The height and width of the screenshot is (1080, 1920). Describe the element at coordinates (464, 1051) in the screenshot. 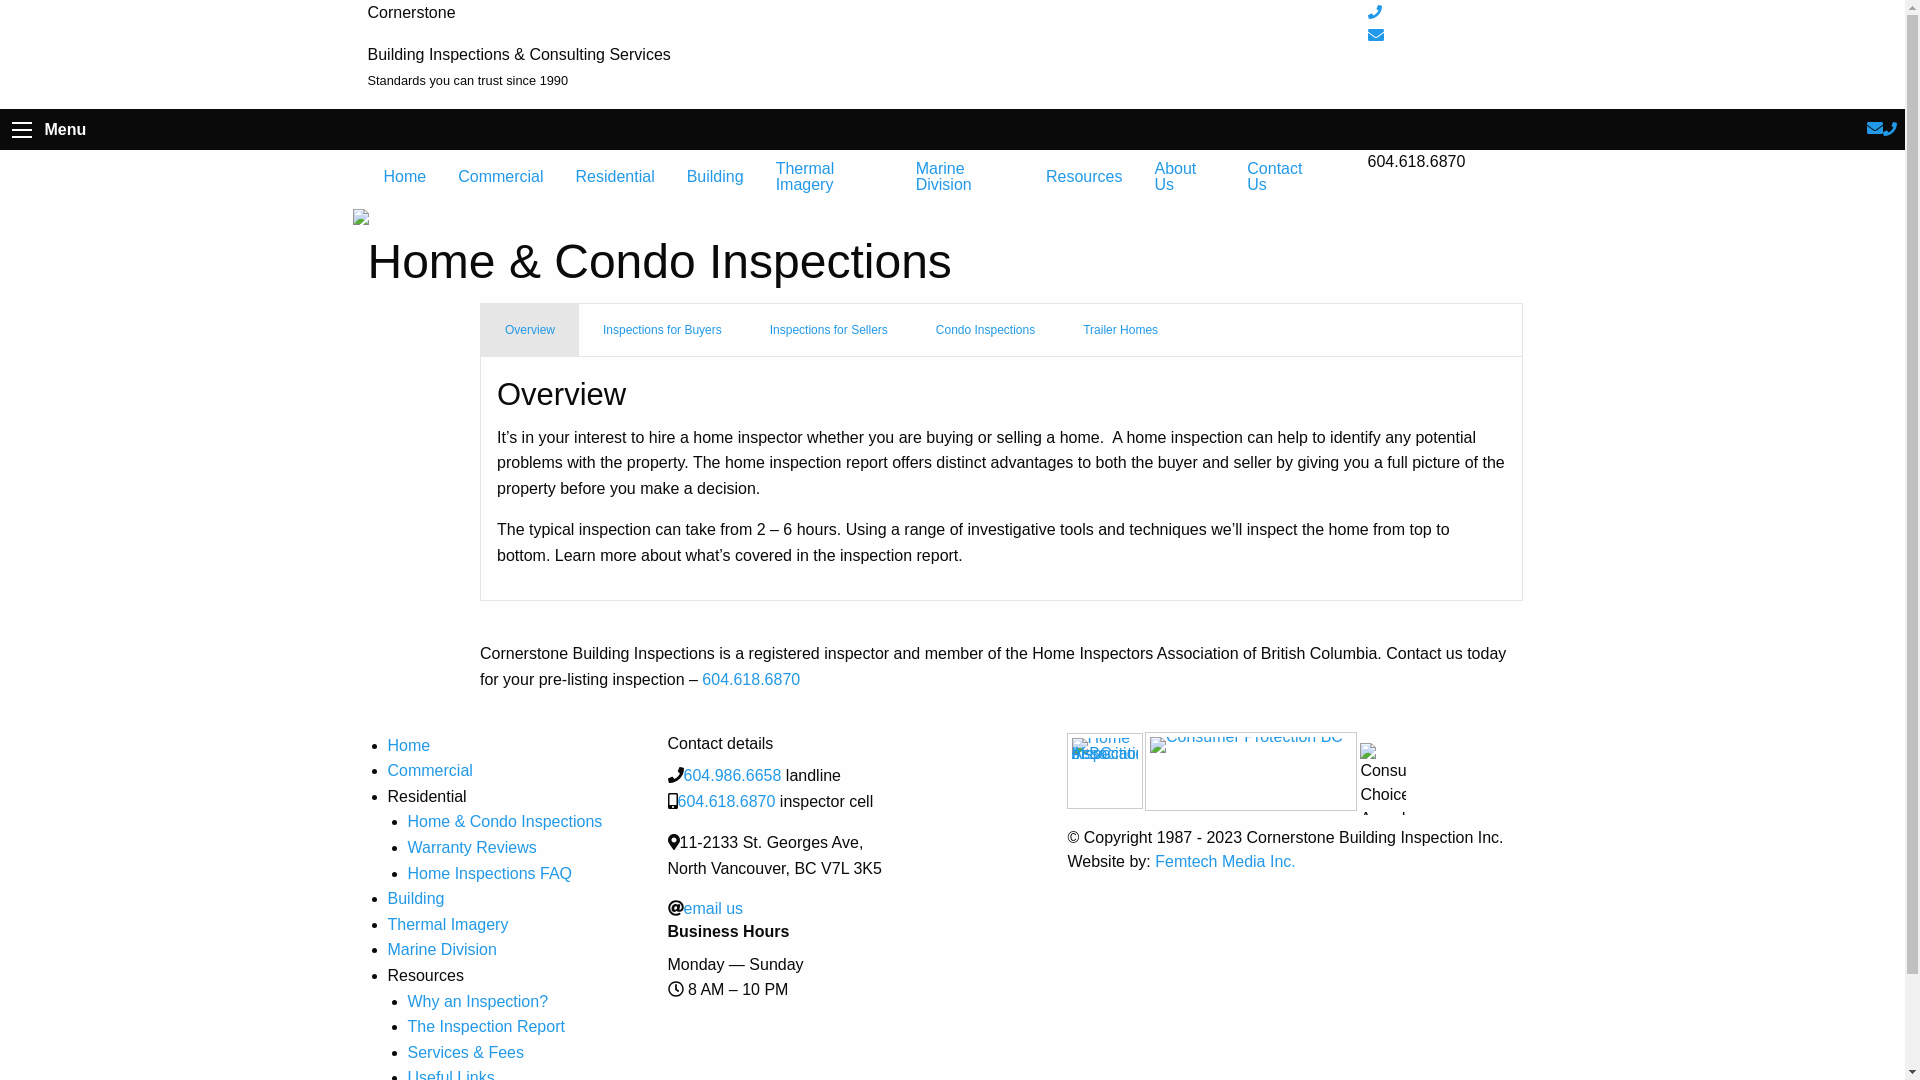

I see `'Services & Fees'` at that location.